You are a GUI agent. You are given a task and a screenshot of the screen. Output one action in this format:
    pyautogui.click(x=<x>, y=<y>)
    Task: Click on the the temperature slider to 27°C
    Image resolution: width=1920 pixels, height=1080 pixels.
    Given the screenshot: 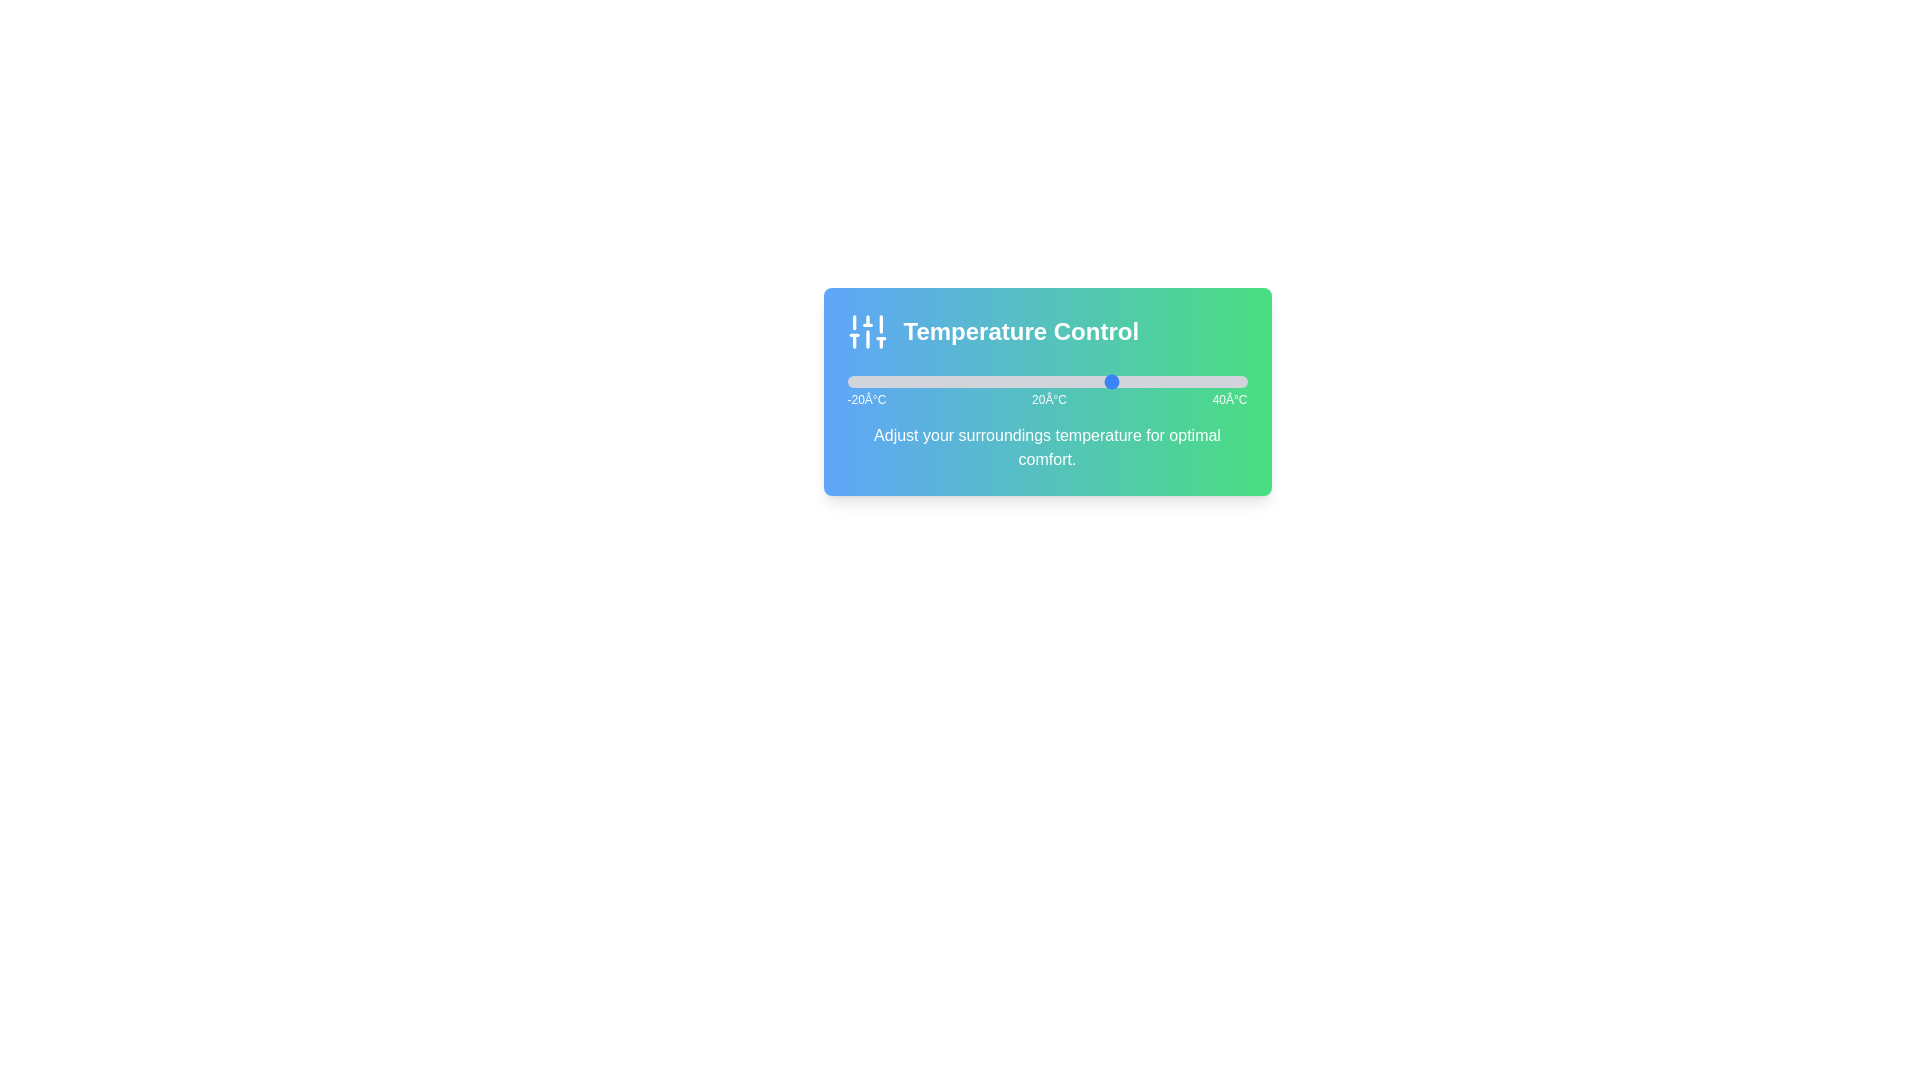 What is the action you would take?
    pyautogui.click(x=1160, y=381)
    